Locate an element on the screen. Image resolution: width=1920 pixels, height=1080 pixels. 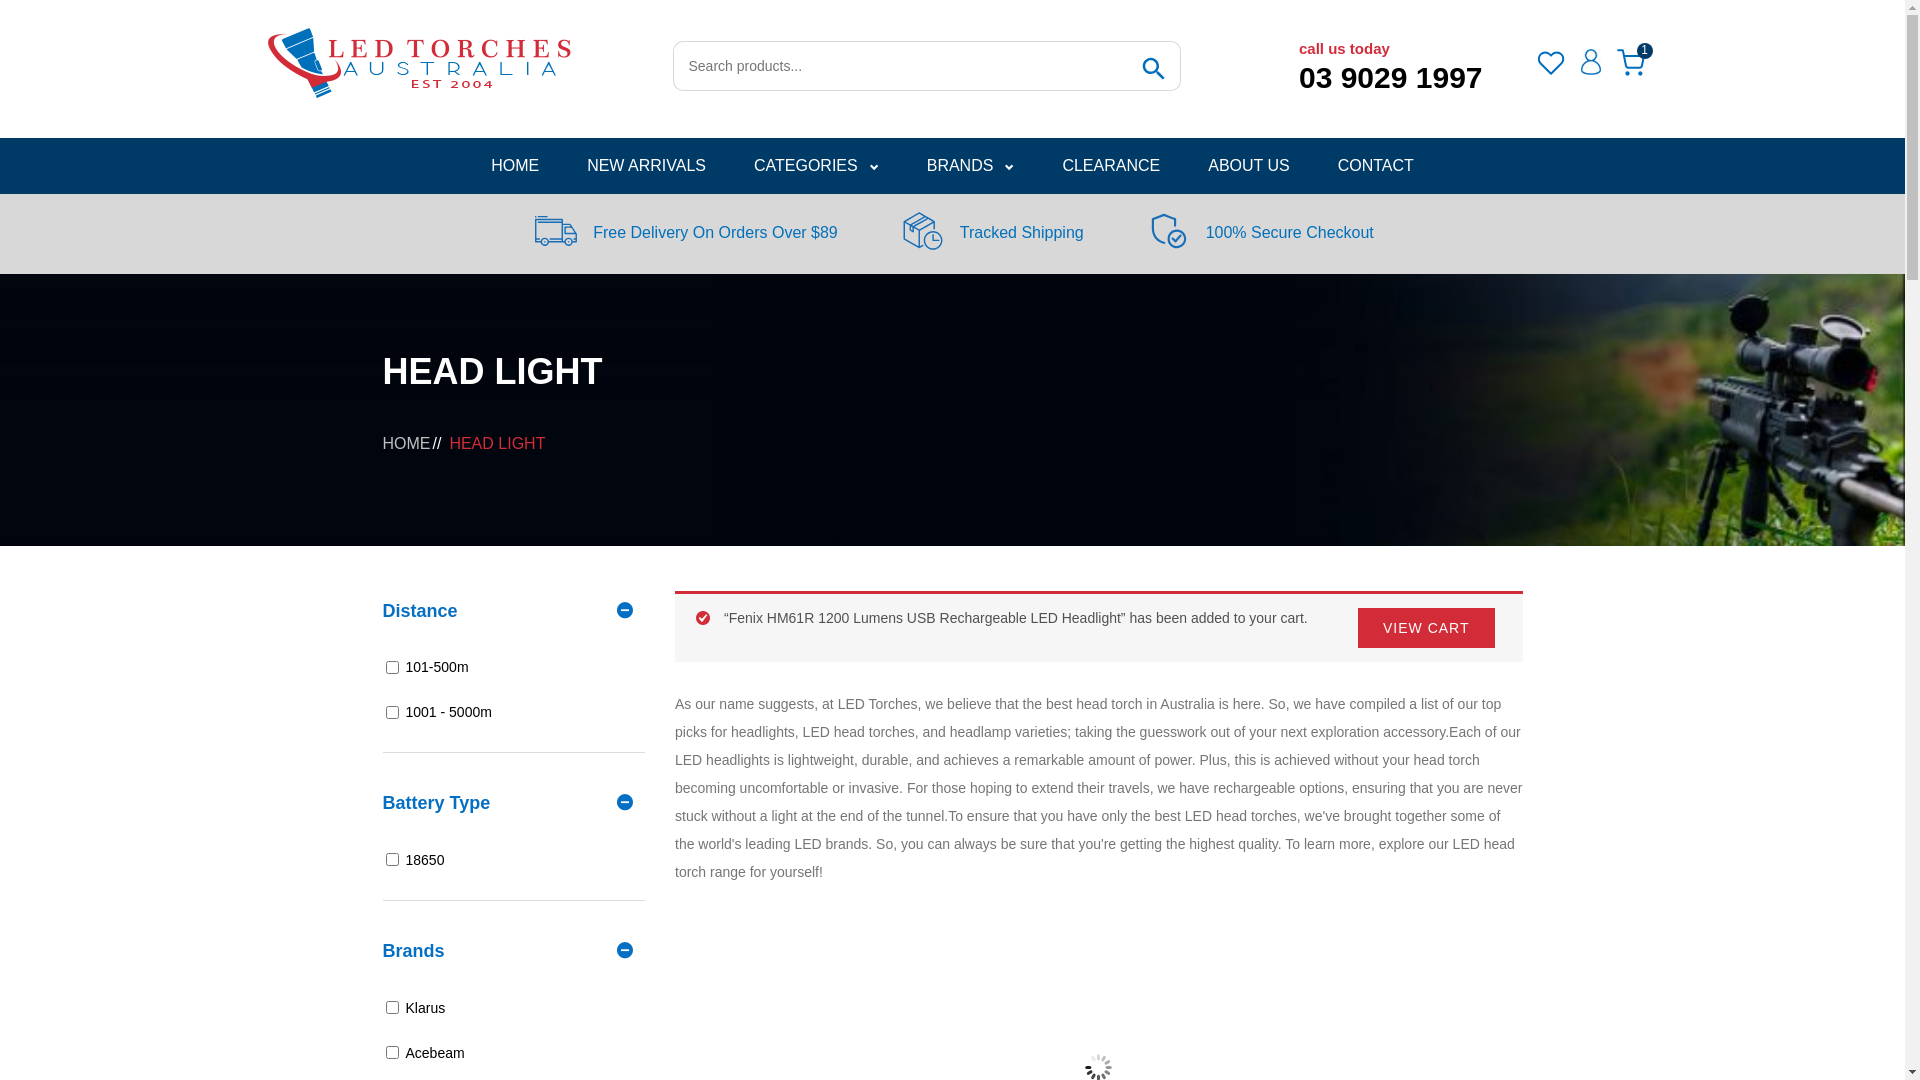
'03 9029 1997' is located at coordinates (1299, 76).